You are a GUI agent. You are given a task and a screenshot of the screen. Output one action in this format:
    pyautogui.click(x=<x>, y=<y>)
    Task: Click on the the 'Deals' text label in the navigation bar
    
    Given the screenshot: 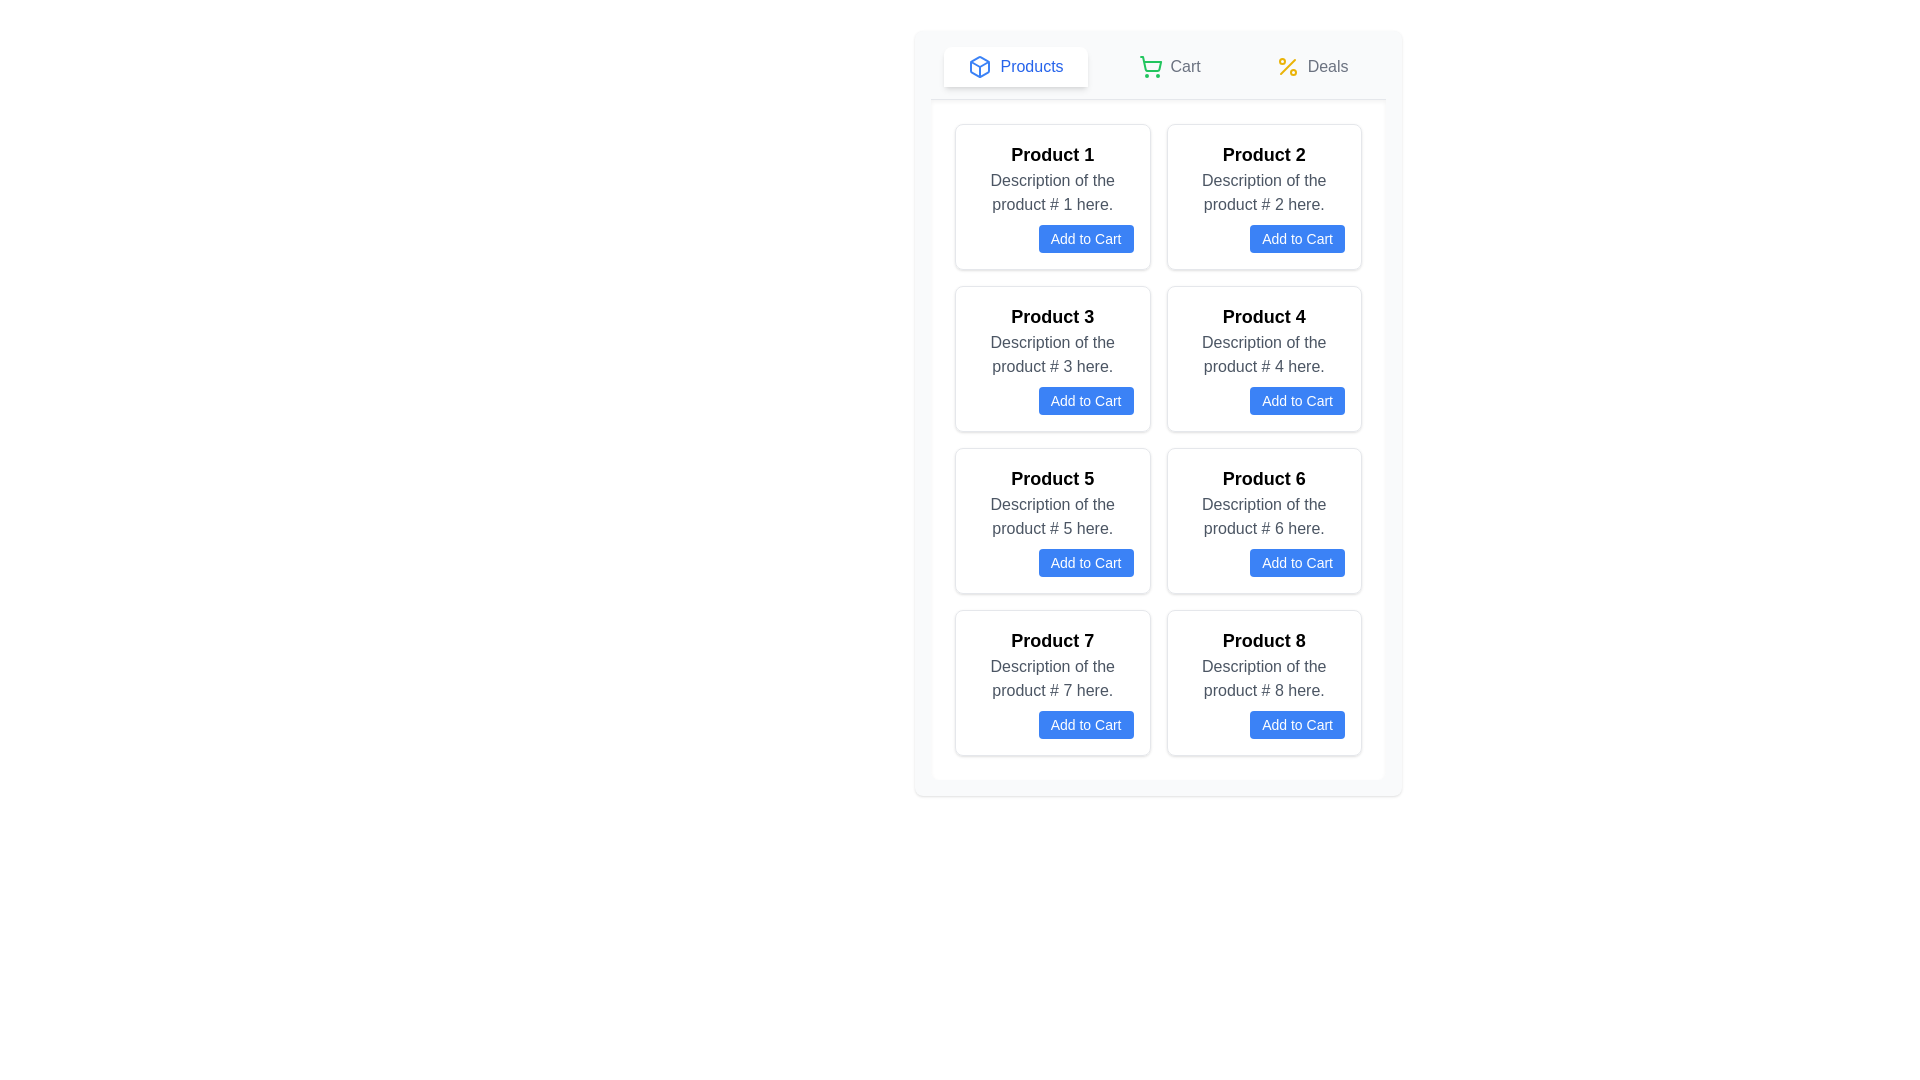 What is the action you would take?
    pyautogui.click(x=1328, y=65)
    